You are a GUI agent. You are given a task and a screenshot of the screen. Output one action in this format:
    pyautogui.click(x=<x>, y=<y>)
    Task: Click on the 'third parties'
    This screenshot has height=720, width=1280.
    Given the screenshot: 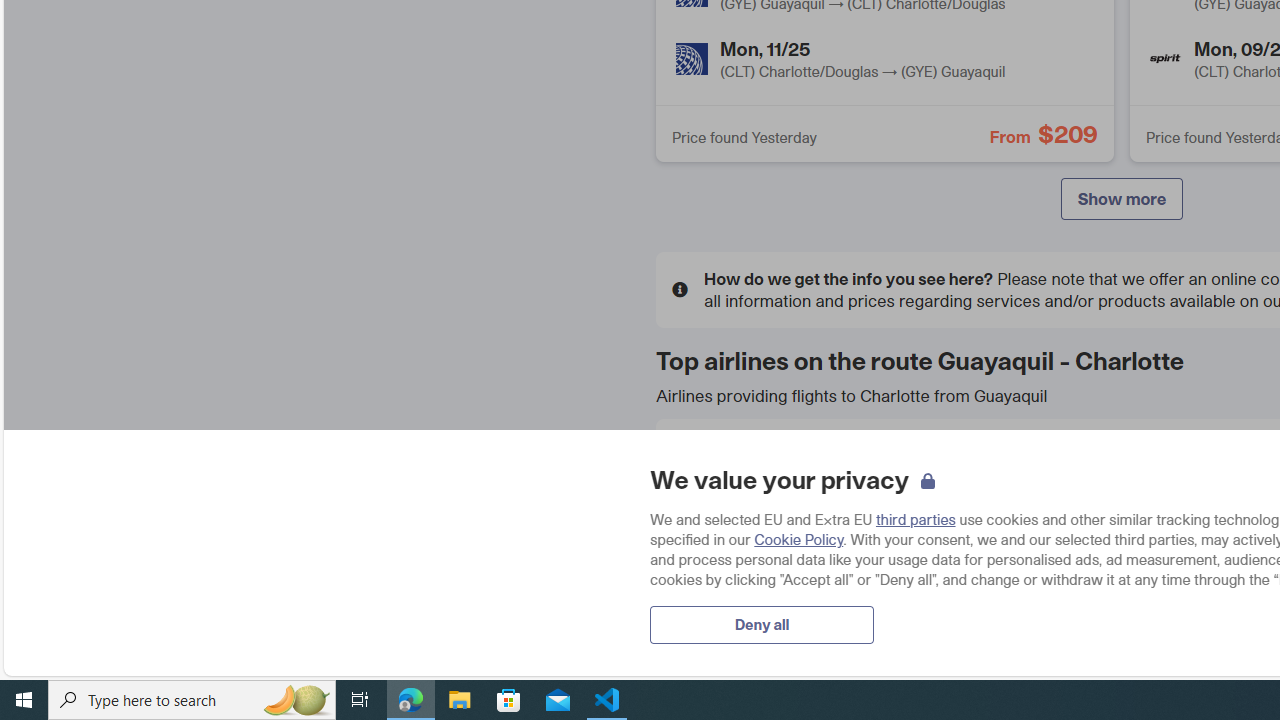 What is the action you would take?
    pyautogui.click(x=914, y=518)
    